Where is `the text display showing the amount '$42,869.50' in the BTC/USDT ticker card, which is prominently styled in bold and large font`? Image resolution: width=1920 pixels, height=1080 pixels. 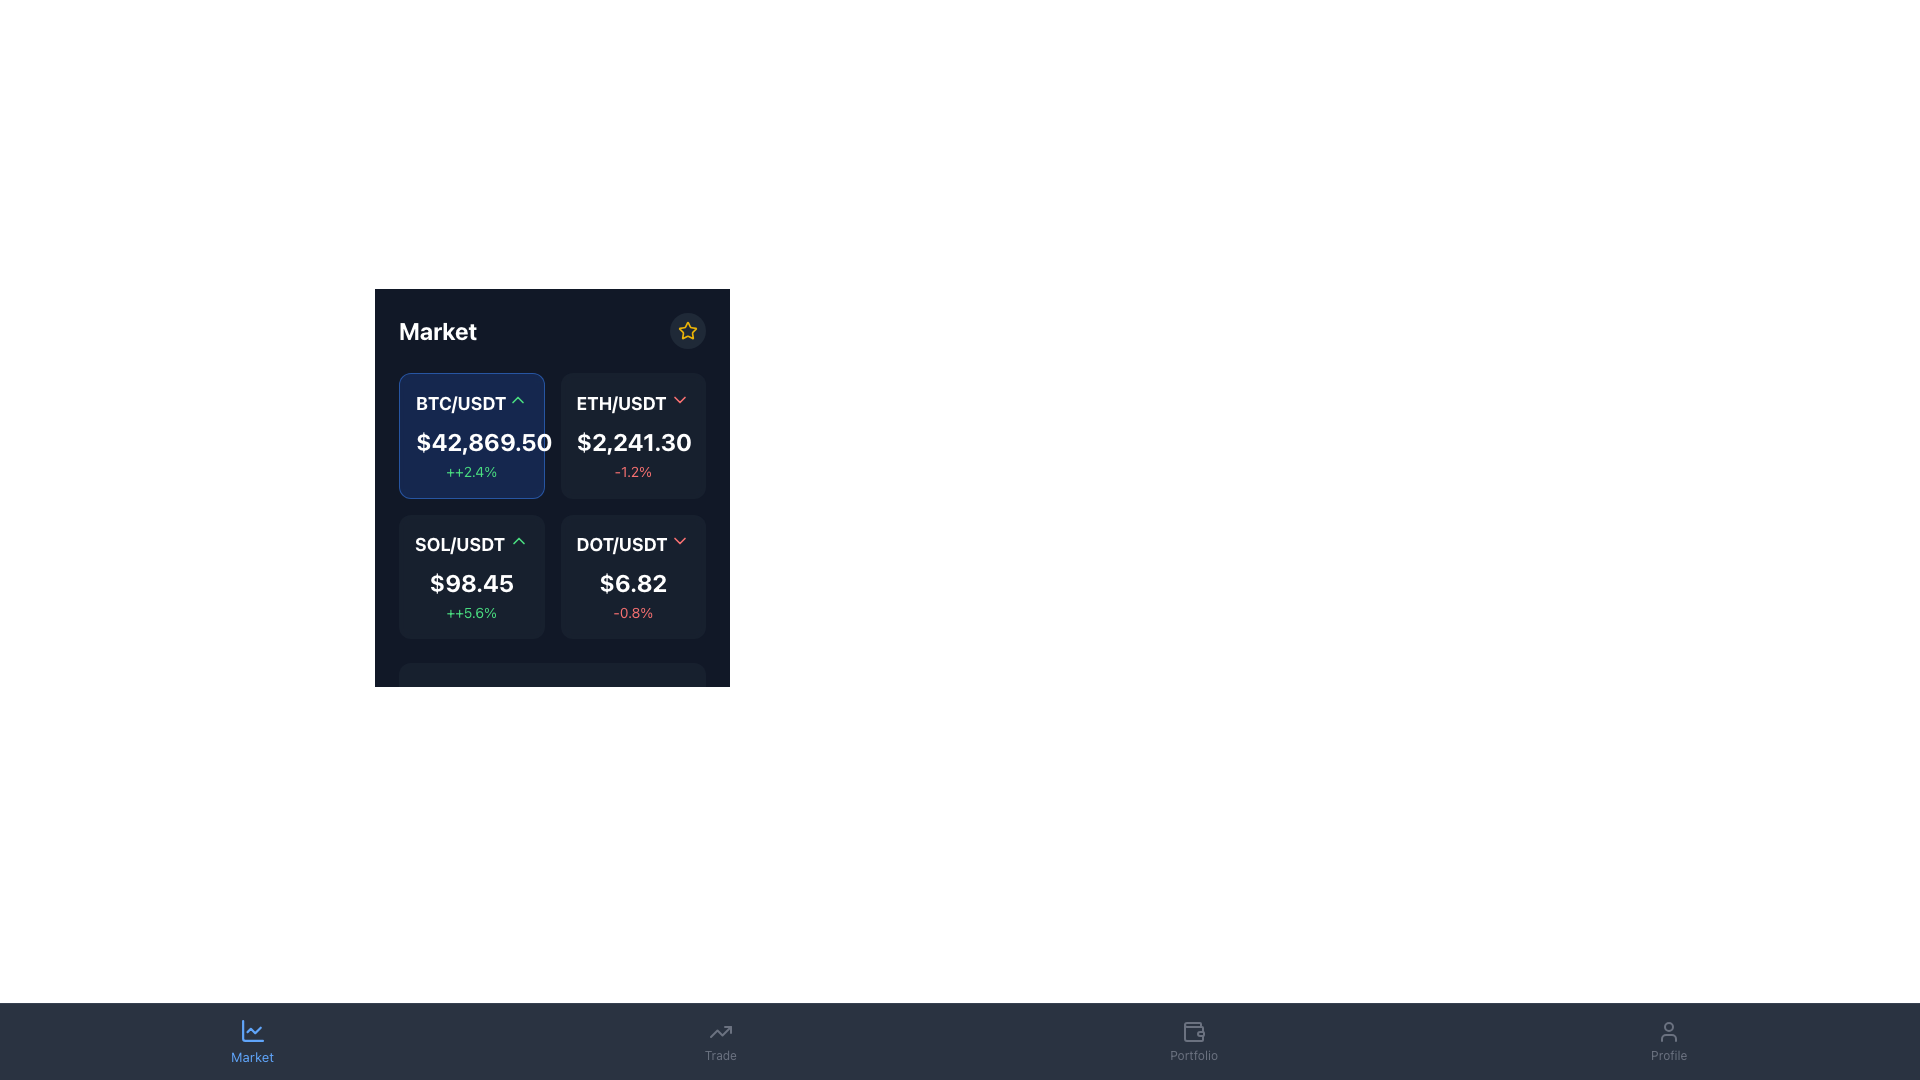 the text display showing the amount '$42,869.50' in the BTC/USDT ticker card, which is prominently styled in bold and large font is located at coordinates (470, 441).